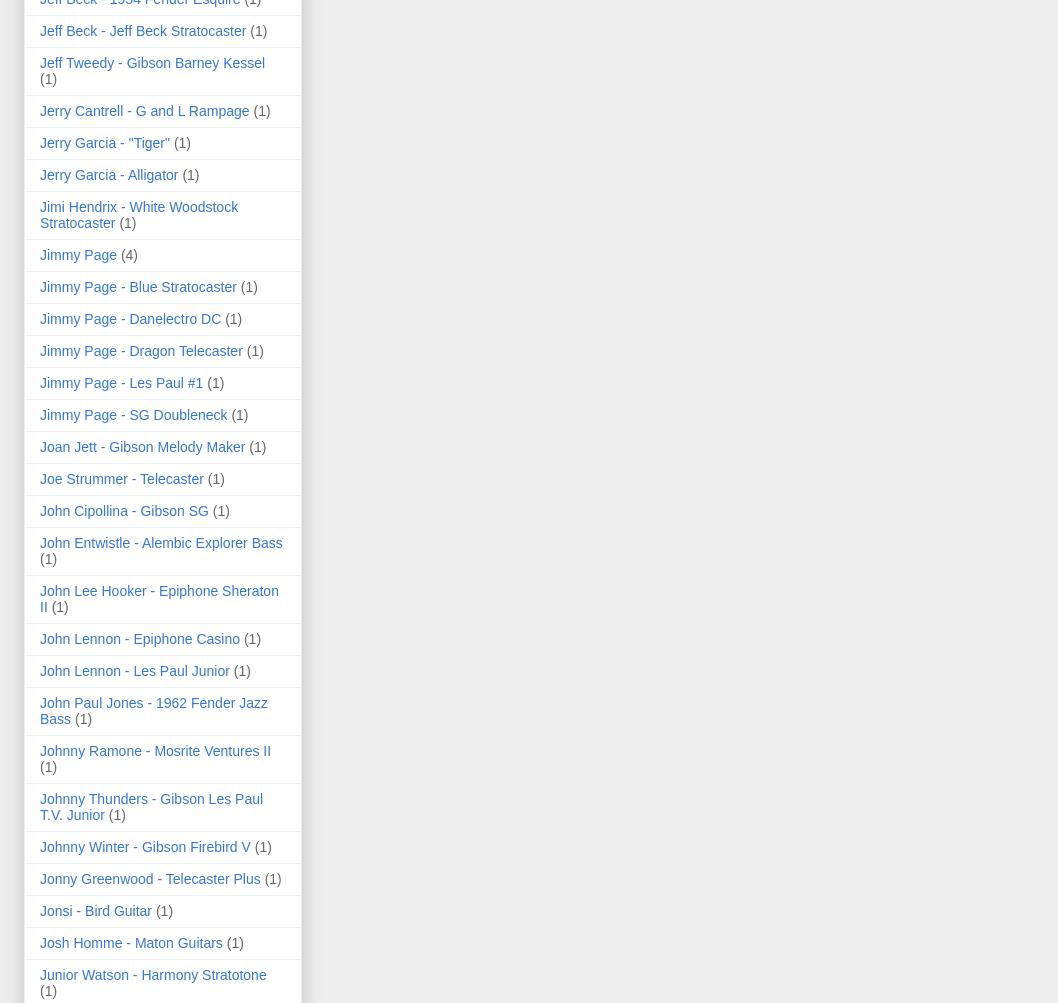 The height and width of the screenshot is (1003, 1058). Describe the element at coordinates (103, 141) in the screenshot. I see `'Jerry Garcia - "Tiger"'` at that location.